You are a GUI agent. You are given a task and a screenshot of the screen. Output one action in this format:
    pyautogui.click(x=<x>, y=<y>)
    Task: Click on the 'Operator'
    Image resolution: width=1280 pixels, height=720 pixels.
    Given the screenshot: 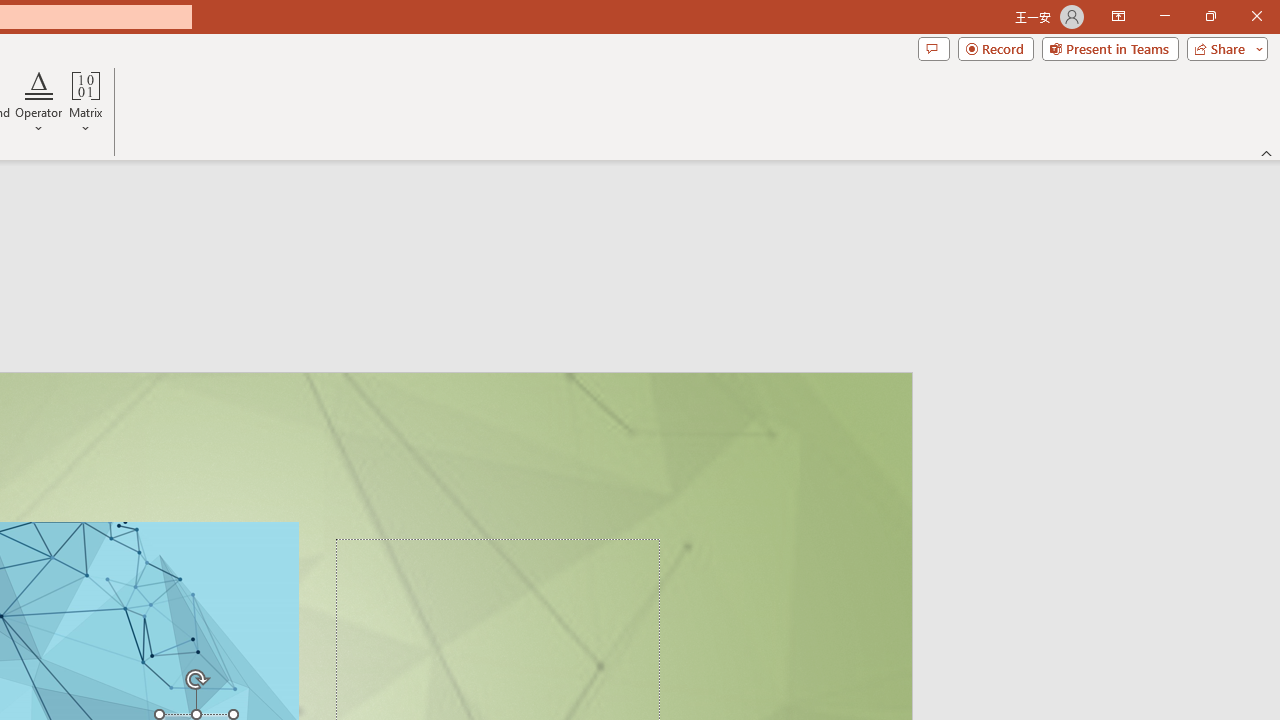 What is the action you would take?
    pyautogui.click(x=39, y=103)
    